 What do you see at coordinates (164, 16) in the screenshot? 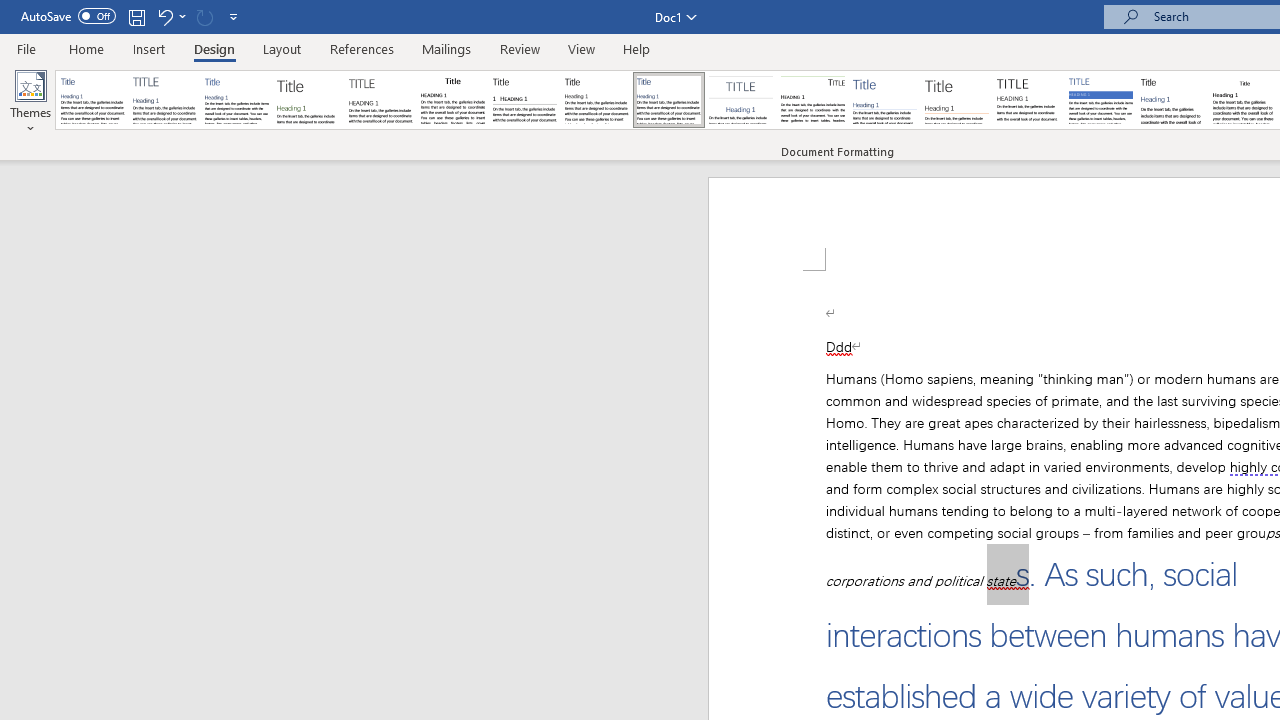
I see `'Undo Outline Move Up'` at bounding box center [164, 16].